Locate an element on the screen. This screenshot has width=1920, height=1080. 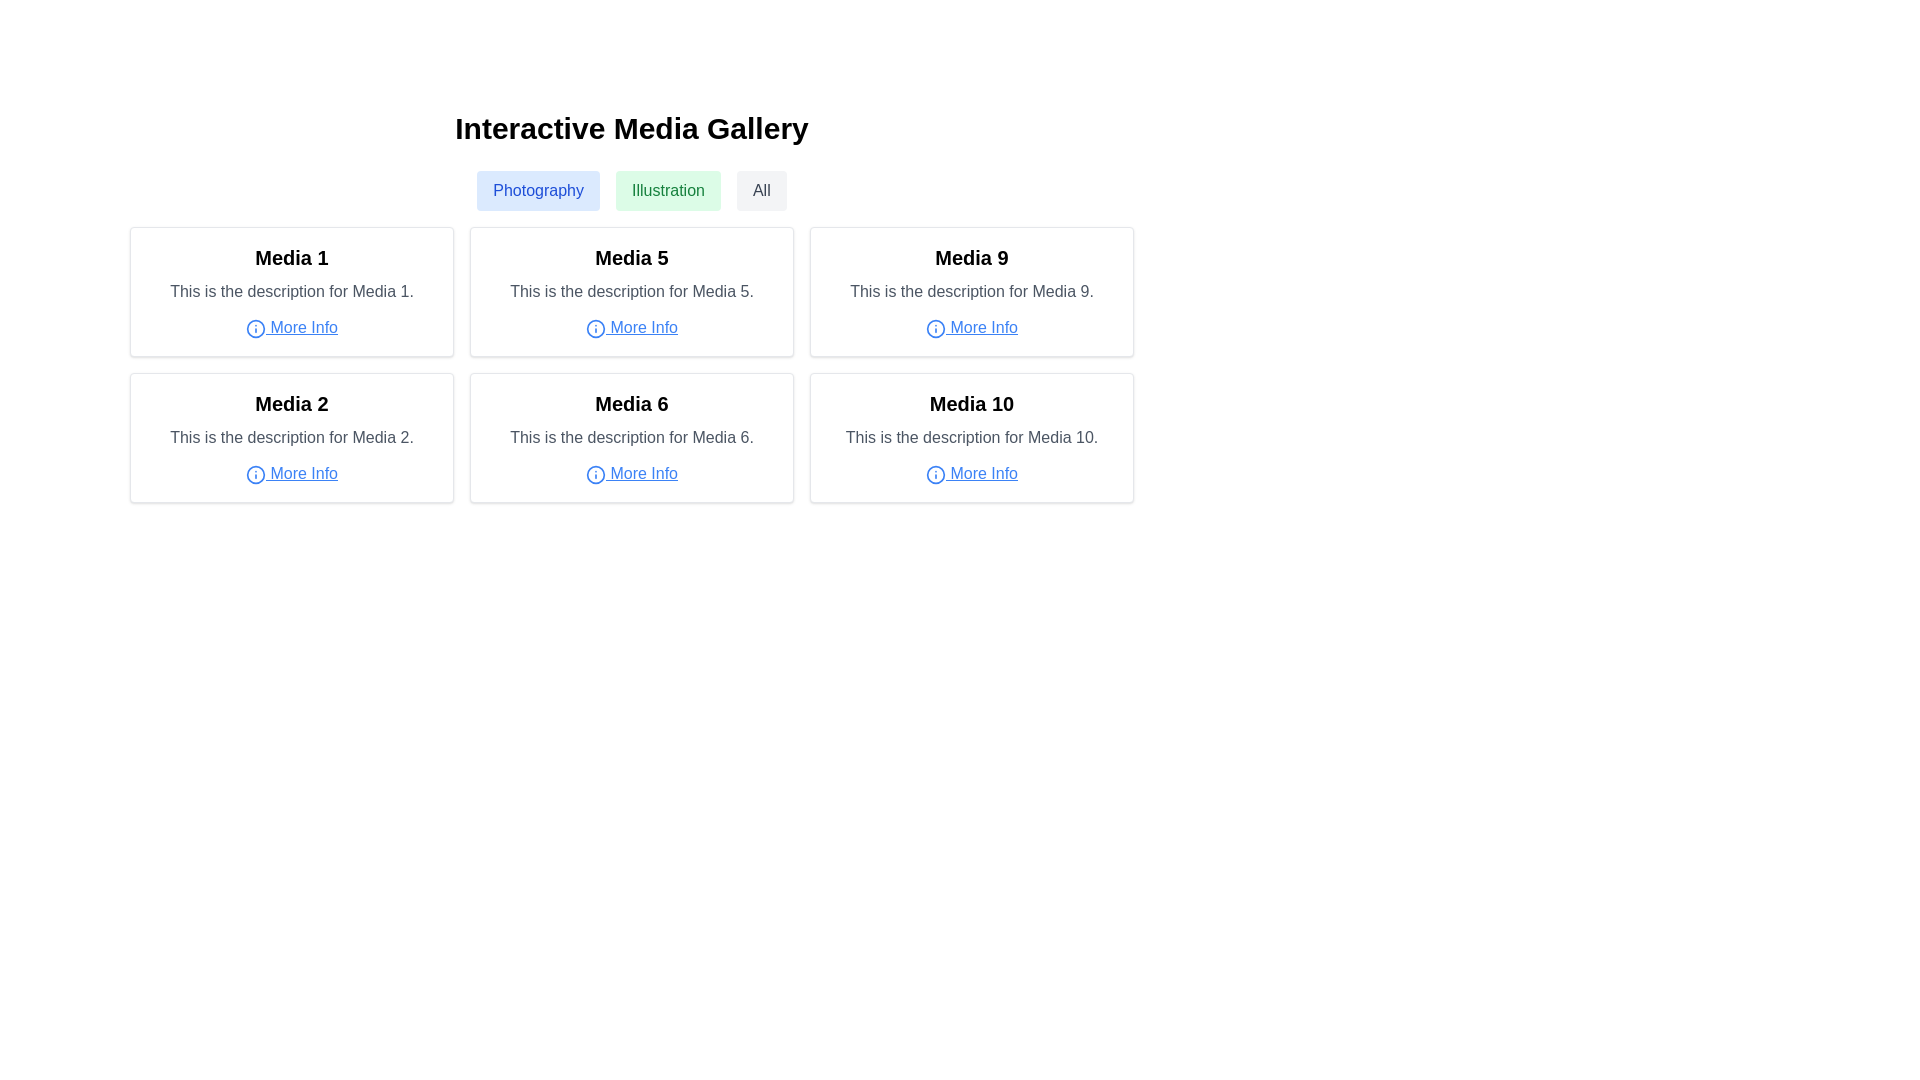
the outermost circular graphical element within the 'Media 1' grid card, positioned below the text 'Media 1' and above the 'More Info' link is located at coordinates (254, 327).